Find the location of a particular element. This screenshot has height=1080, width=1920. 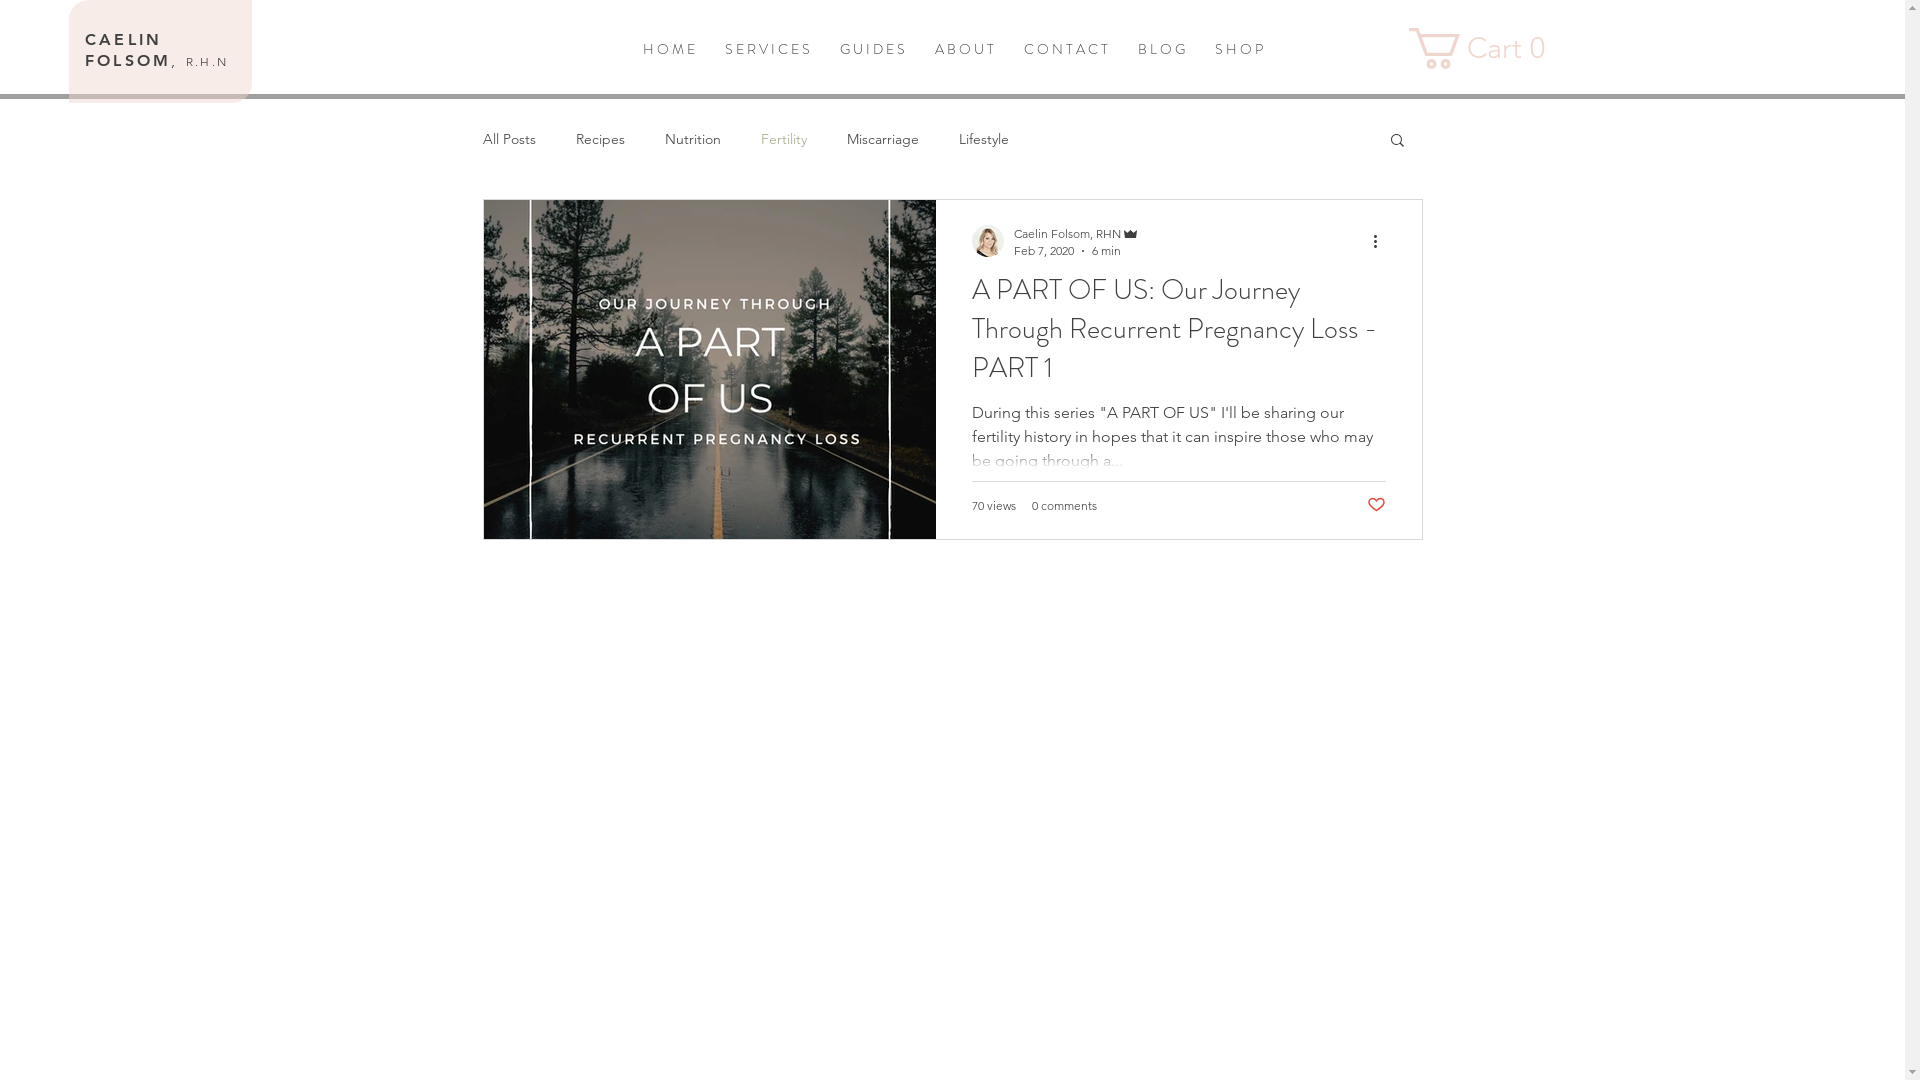

'Cart is located at coordinates (1484, 47).